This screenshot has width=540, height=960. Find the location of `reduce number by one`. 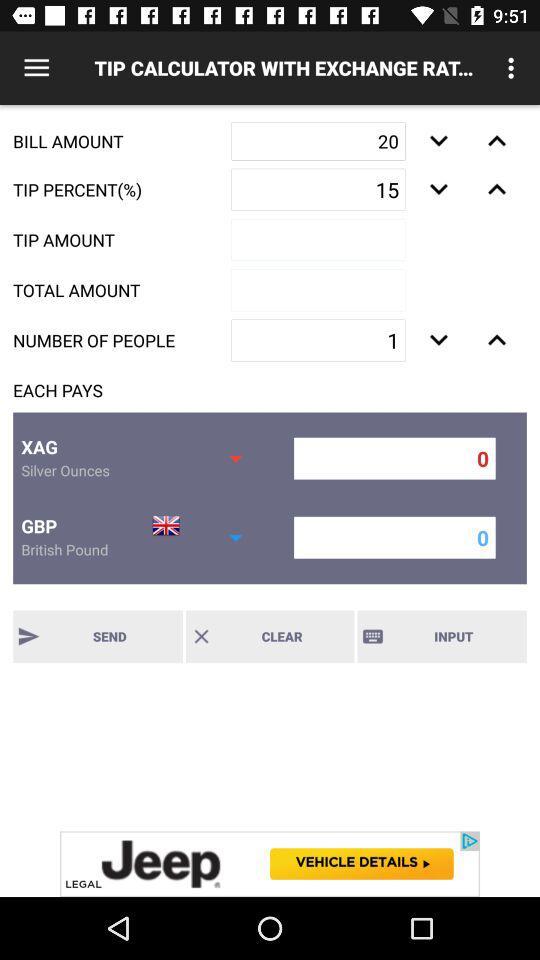

reduce number by one is located at coordinates (437, 340).